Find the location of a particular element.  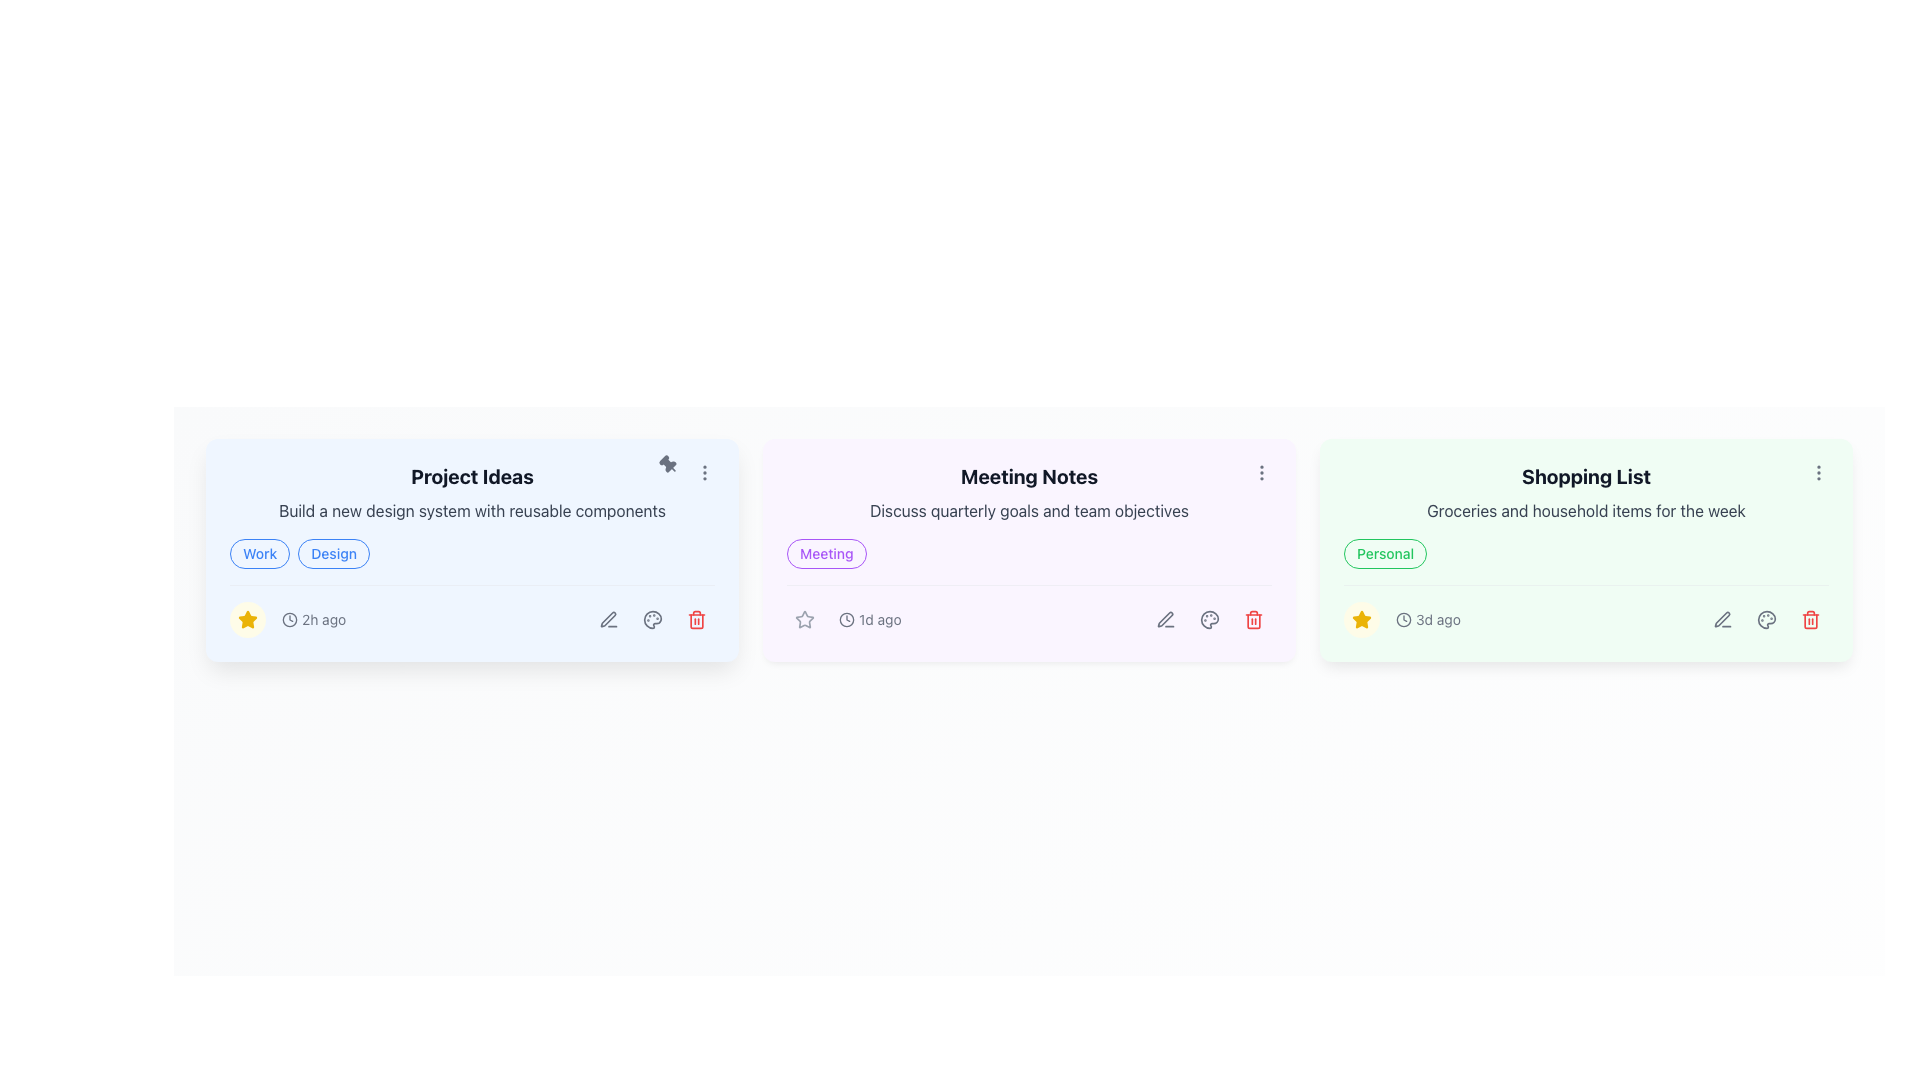

the pen icon button in the bottom-right area of the 'Meeting Notes' card is located at coordinates (1166, 619).